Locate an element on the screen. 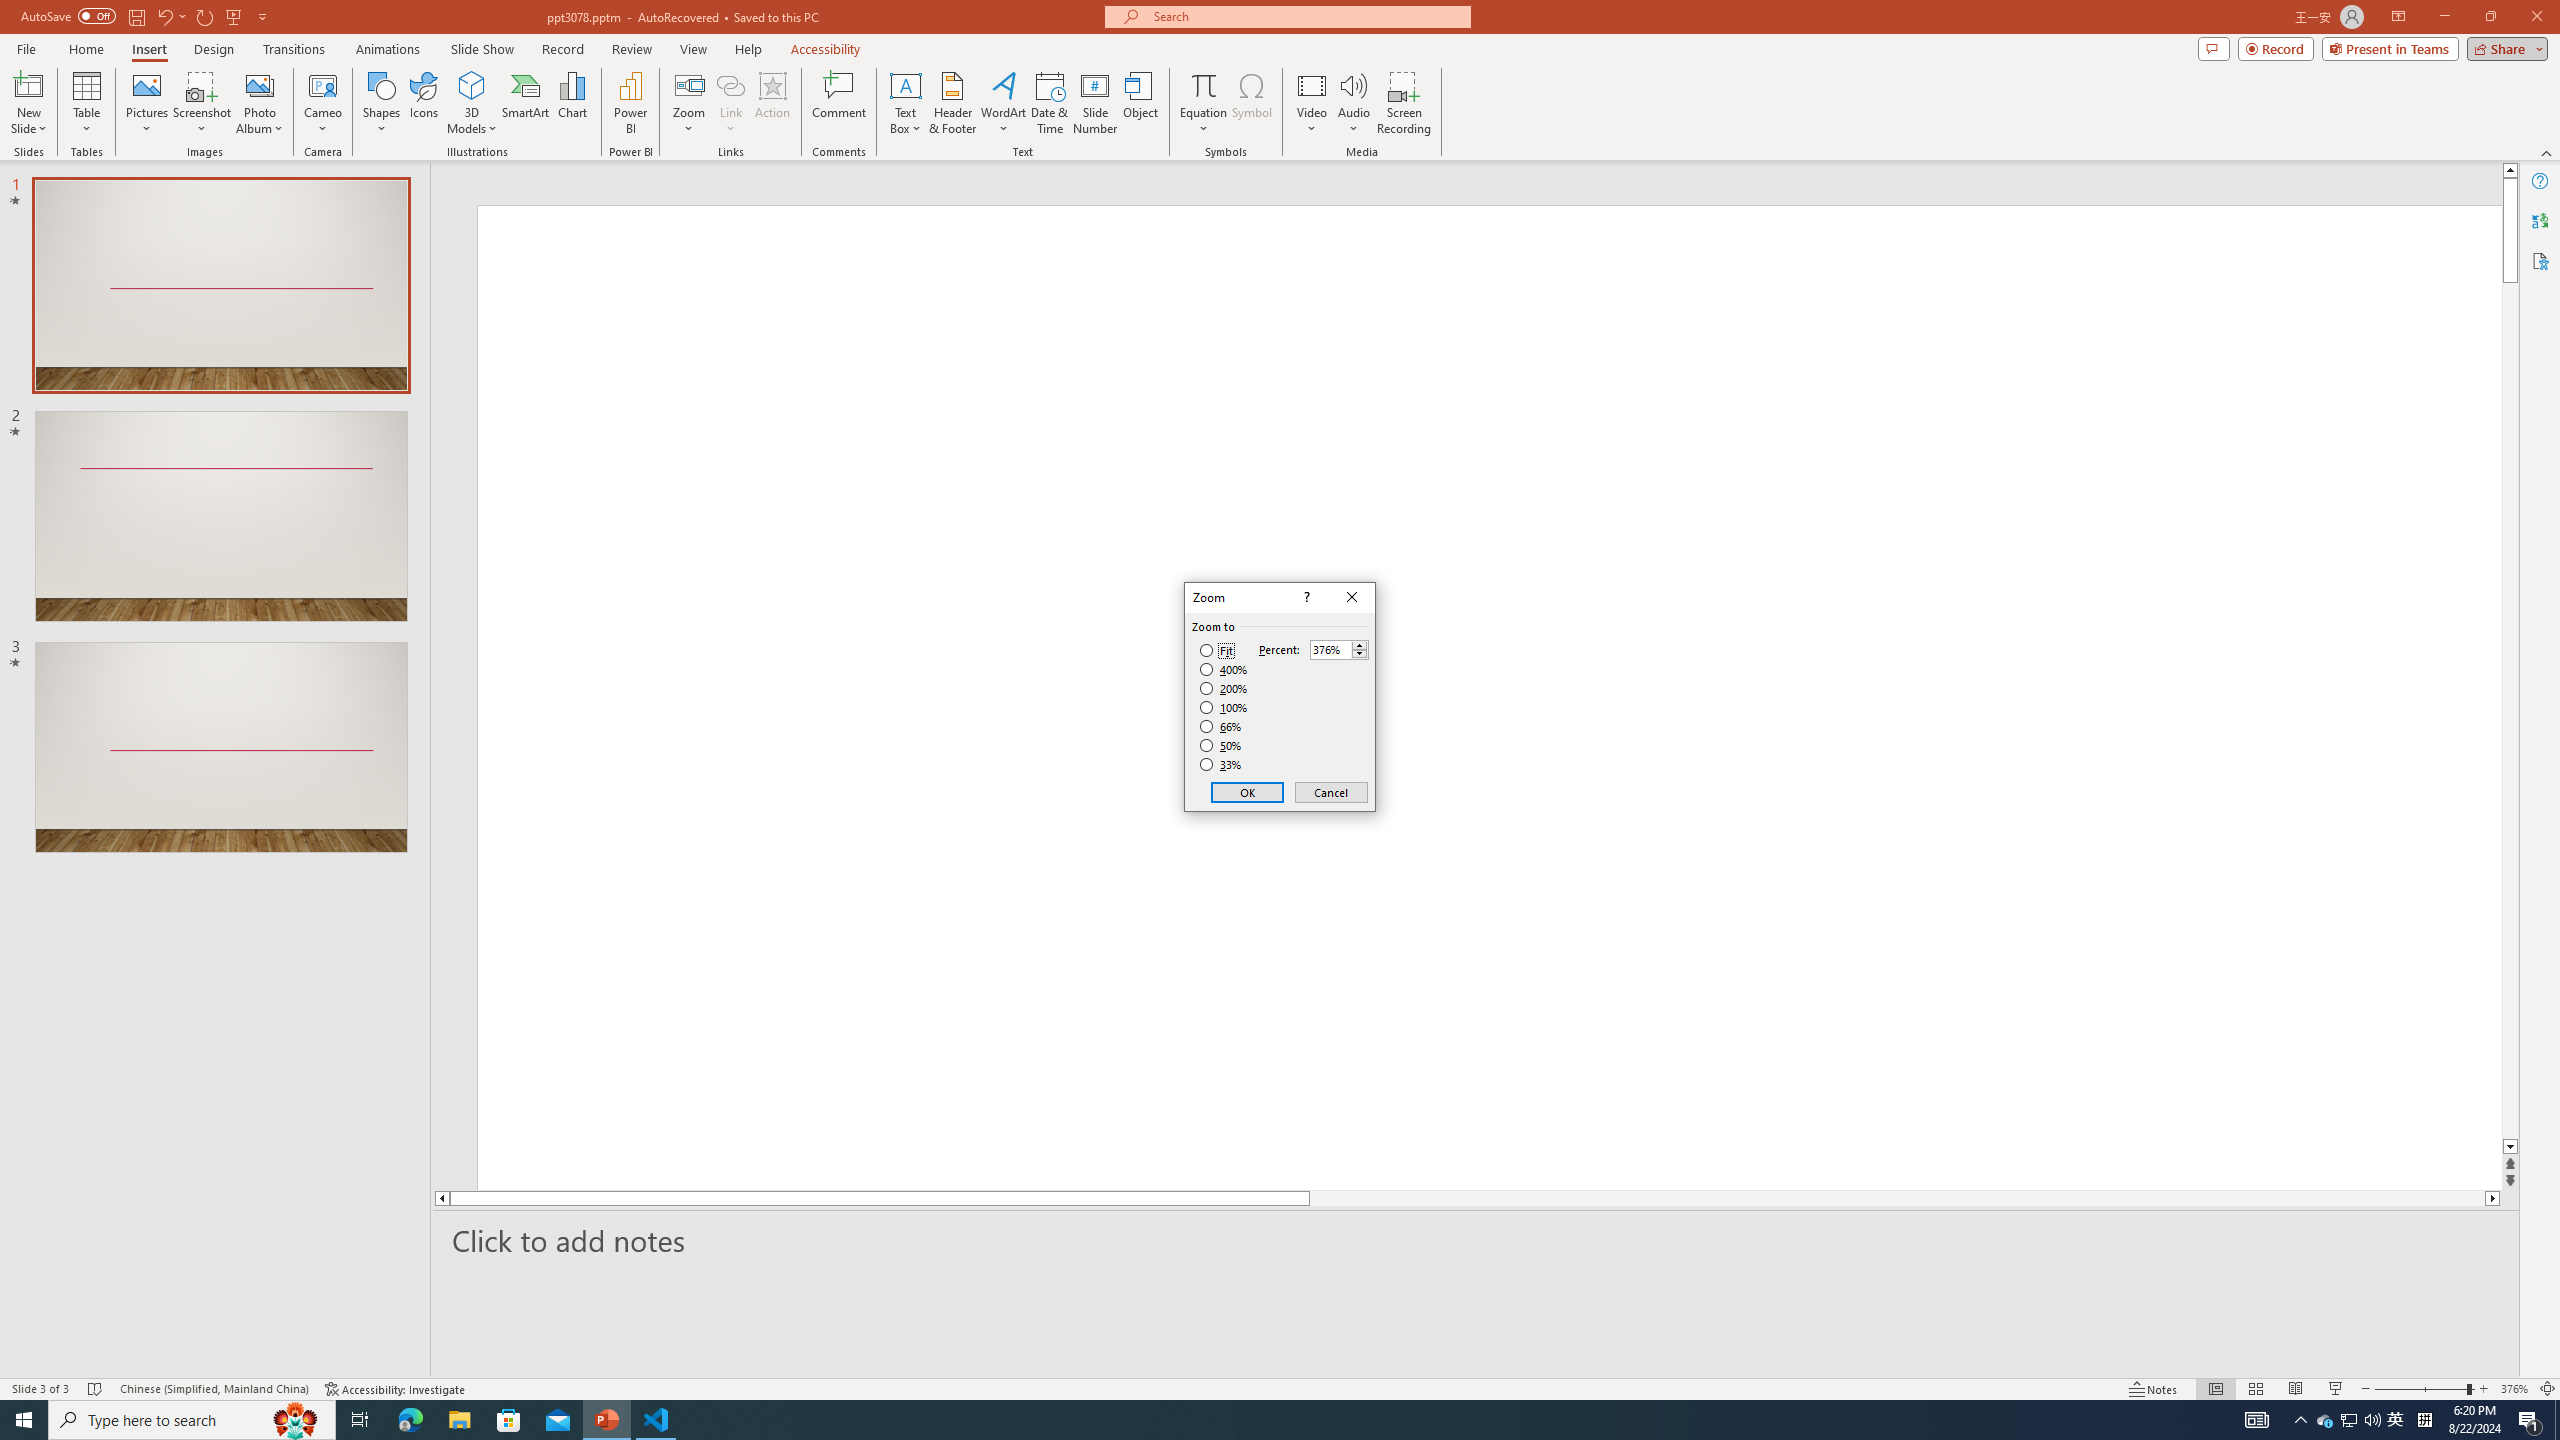 The height and width of the screenshot is (1440, 2560). 'Percent' is located at coordinates (1330, 650).